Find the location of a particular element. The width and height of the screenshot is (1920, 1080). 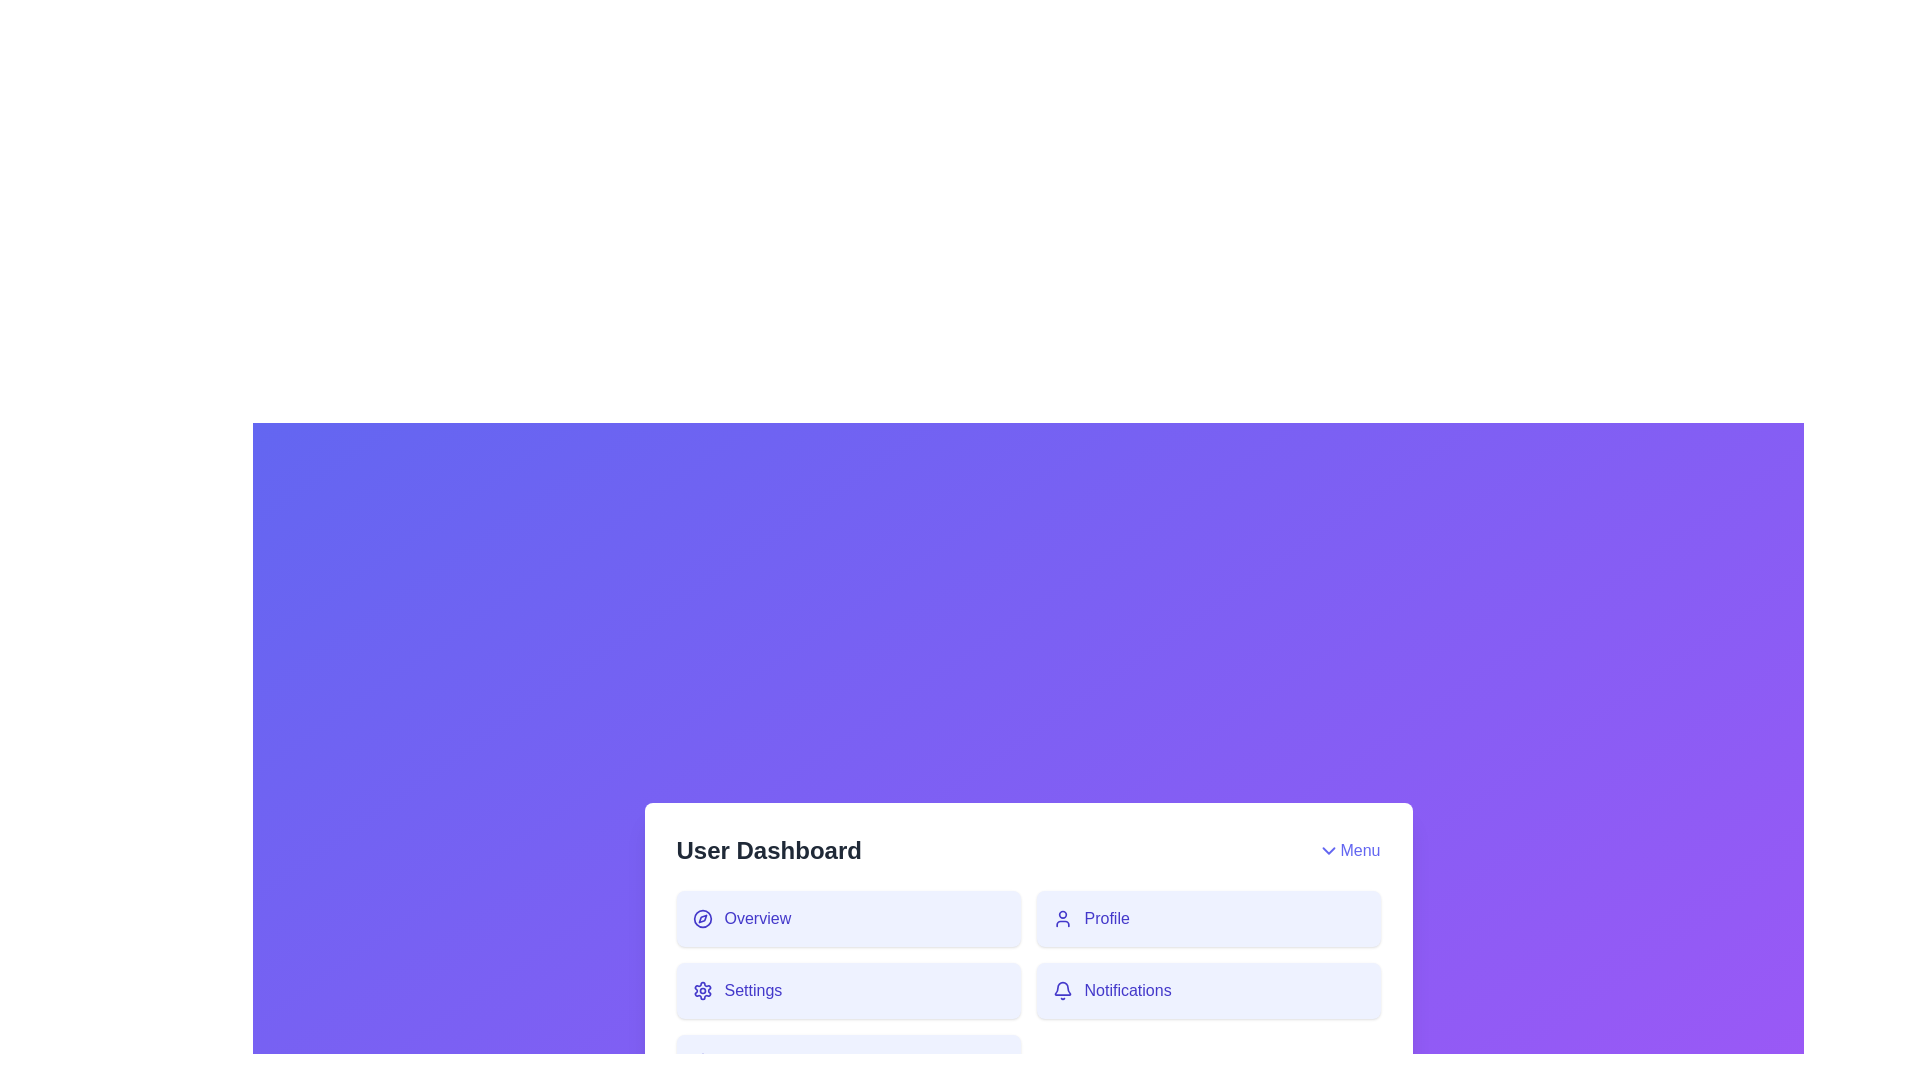

the 'Profile' button to navigate to the Profile section is located at coordinates (1207, 918).